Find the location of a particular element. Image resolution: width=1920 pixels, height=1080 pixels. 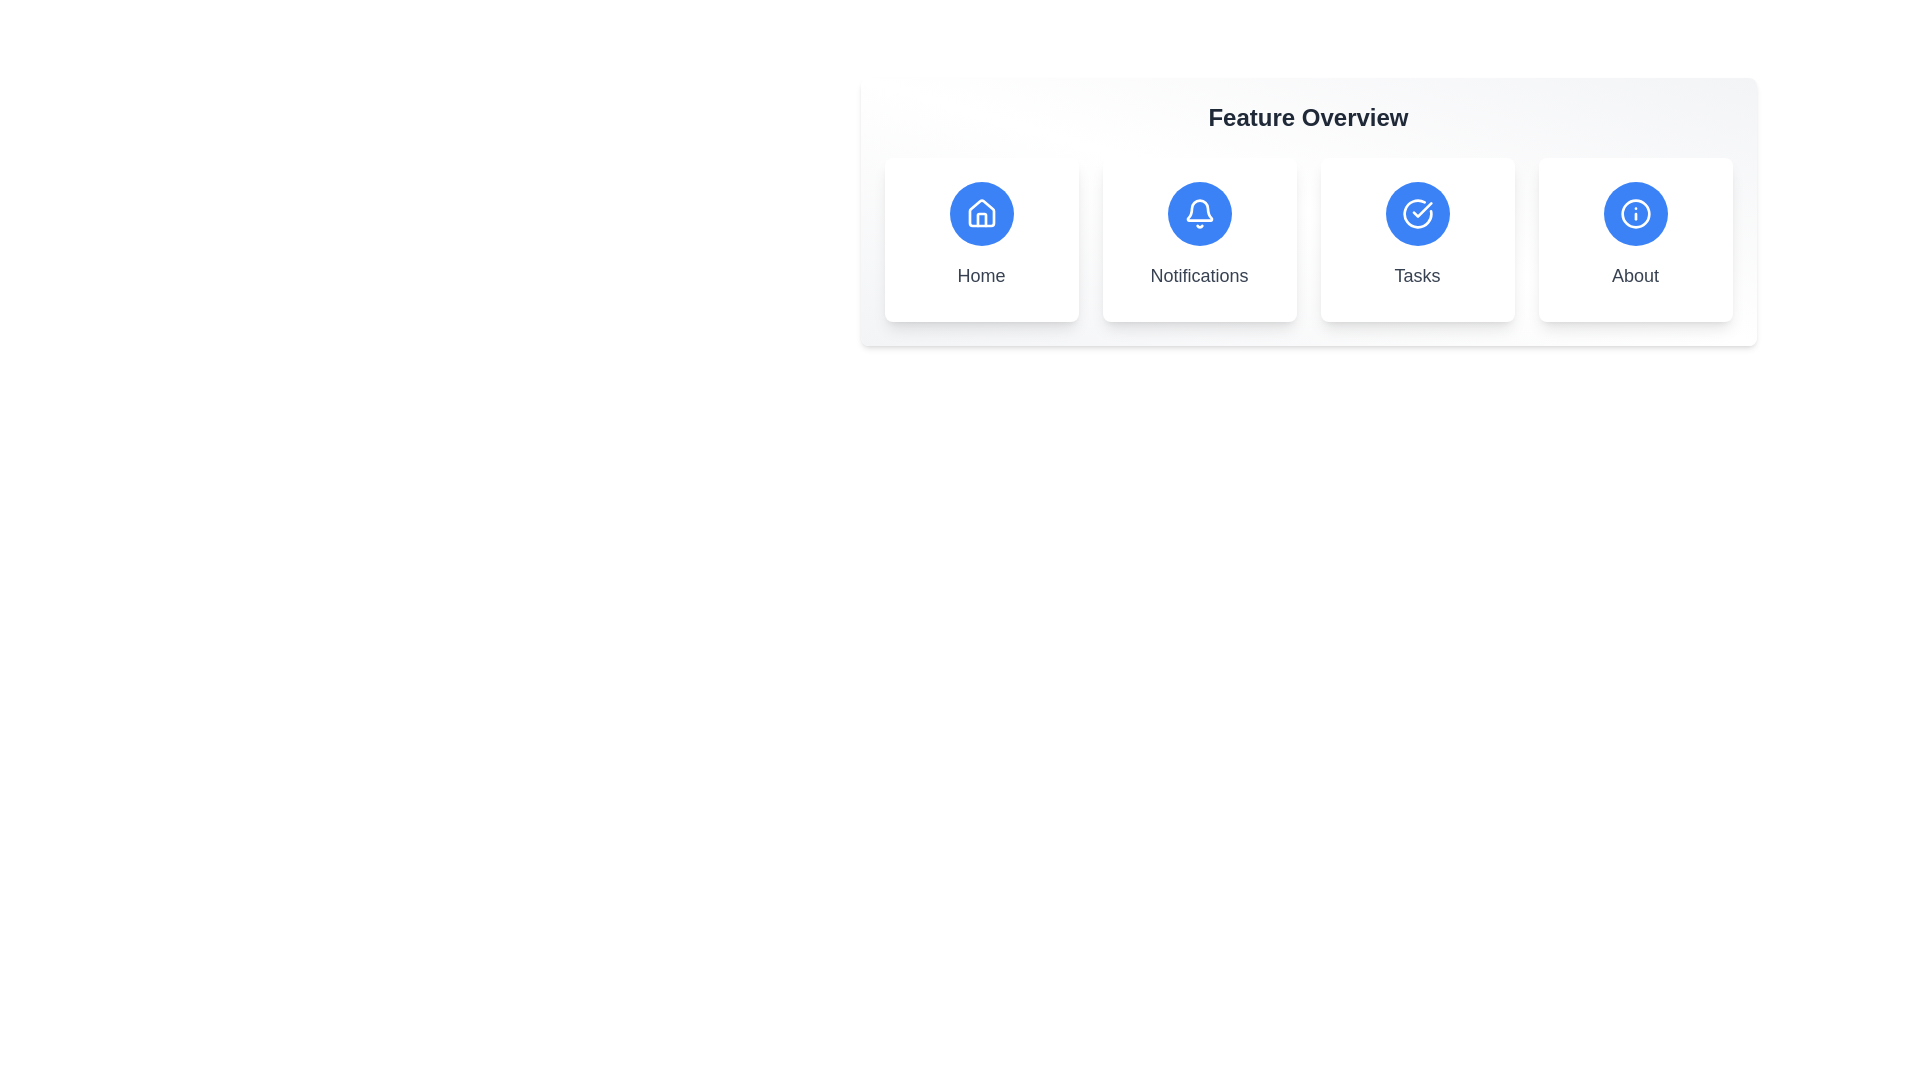

the text label displaying 'Tasks', which is styled with medium gray font and positioned beneath a circular blue icon with a white checkmark is located at coordinates (1416, 276).